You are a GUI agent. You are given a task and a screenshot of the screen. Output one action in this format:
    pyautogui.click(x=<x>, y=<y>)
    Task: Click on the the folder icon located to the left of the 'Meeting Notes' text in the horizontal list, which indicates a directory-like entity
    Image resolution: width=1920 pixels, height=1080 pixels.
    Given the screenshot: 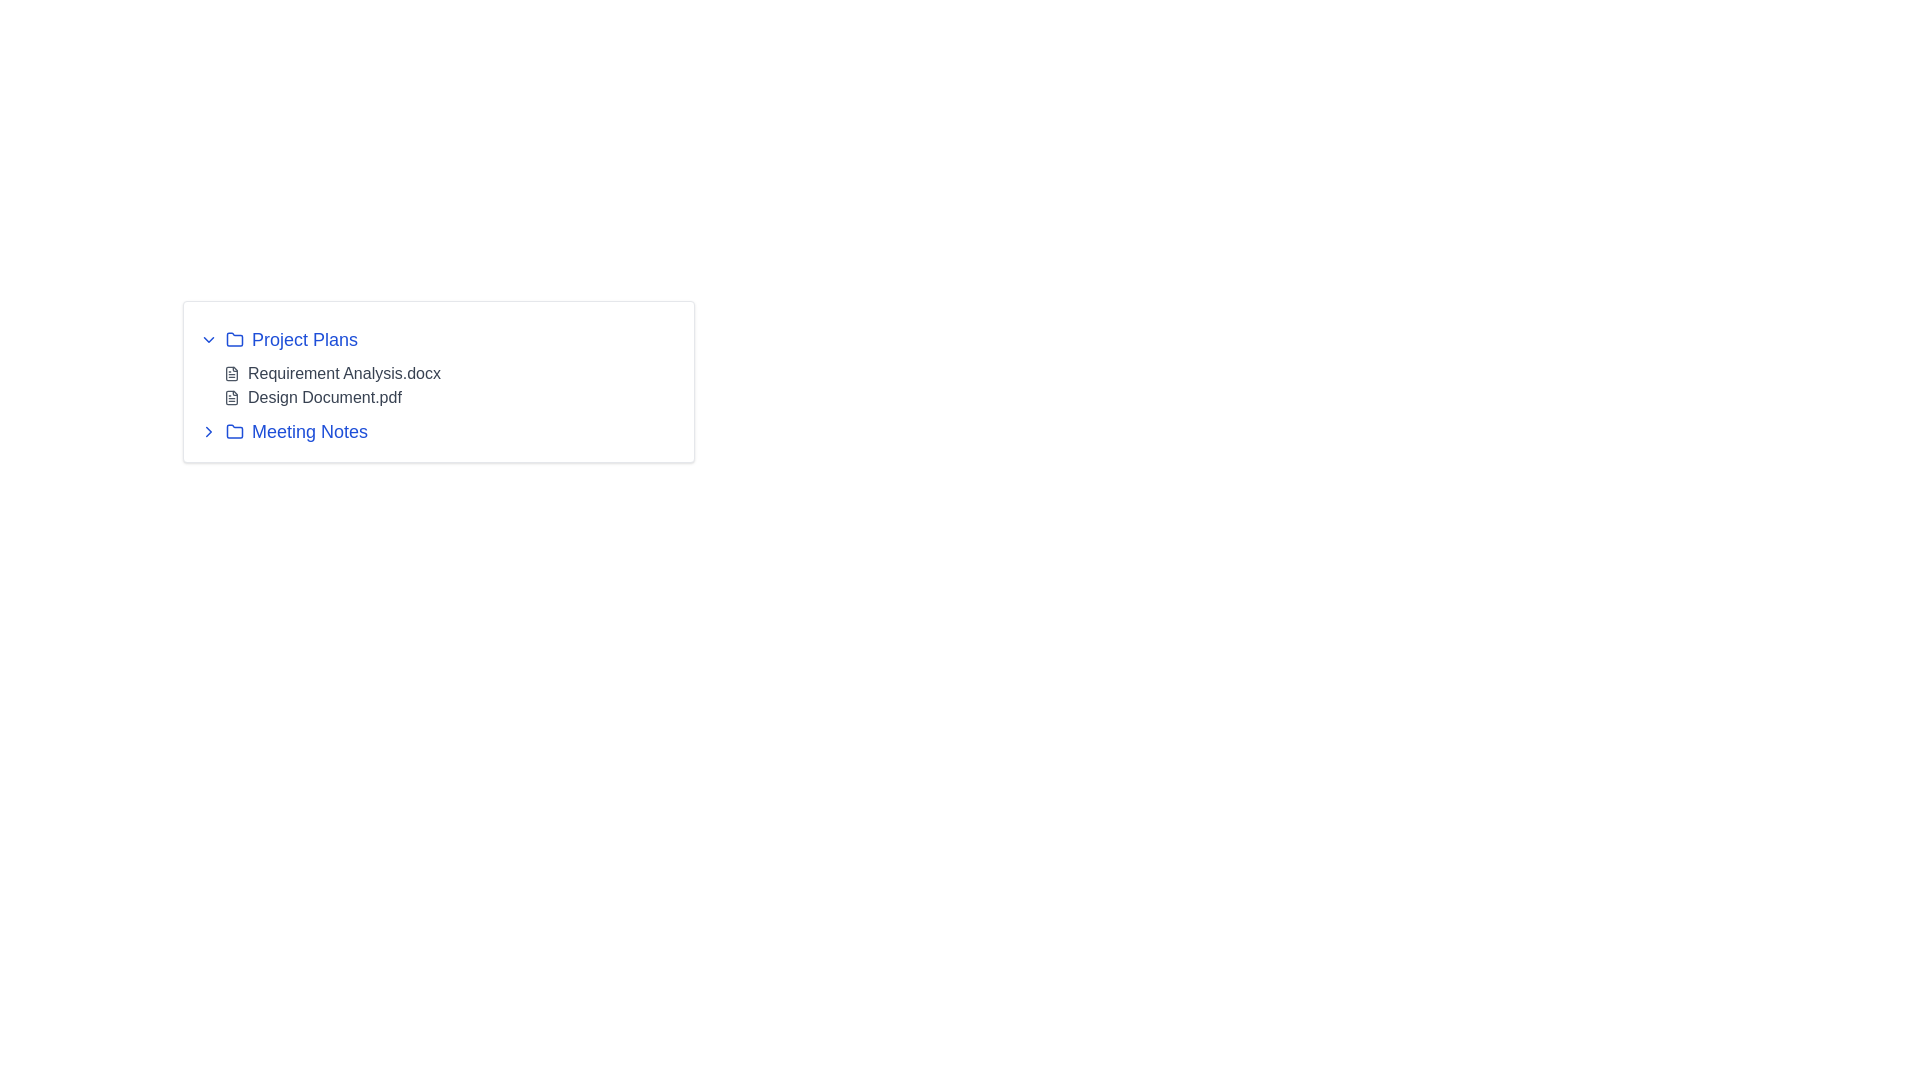 What is the action you would take?
    pyautogui.click(x=235, y=431)
    